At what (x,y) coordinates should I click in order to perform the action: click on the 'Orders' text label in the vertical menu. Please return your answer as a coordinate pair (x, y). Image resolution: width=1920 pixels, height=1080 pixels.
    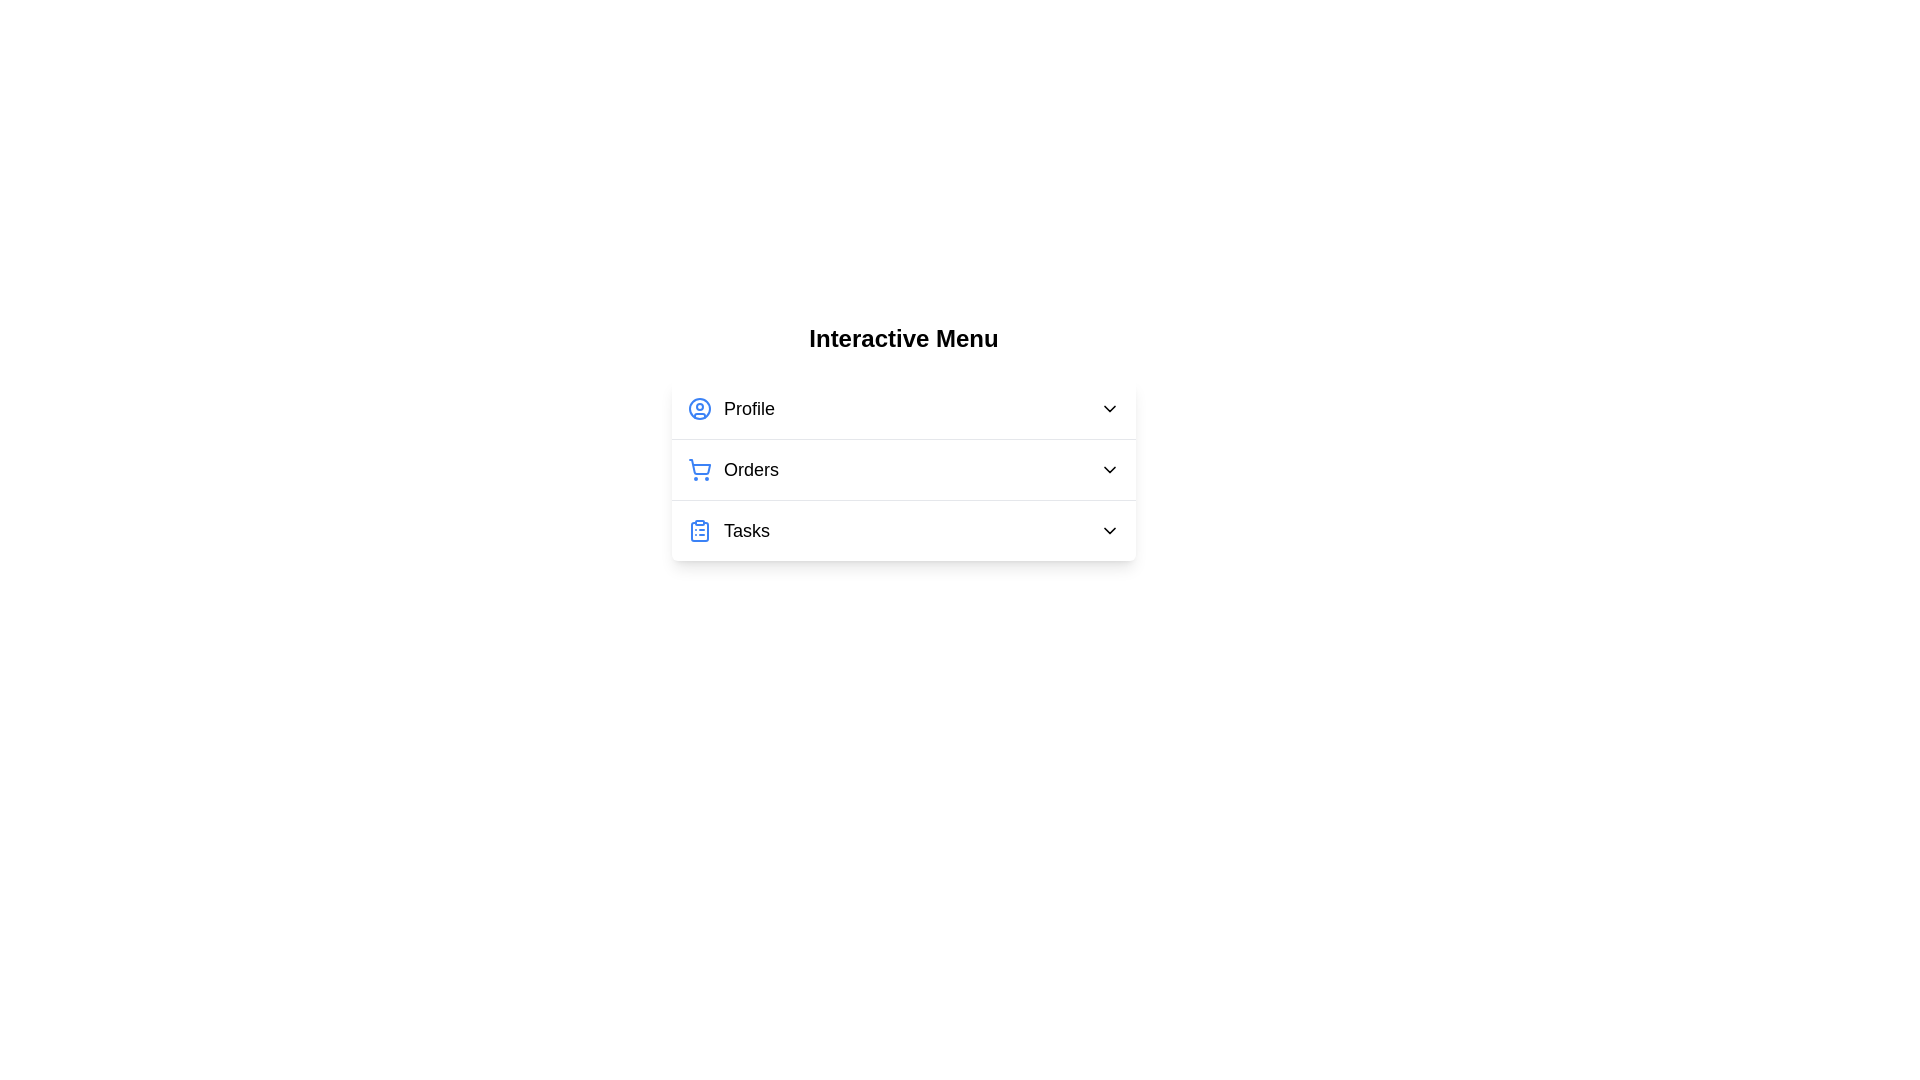
    Looking at the image, I should click on (732, 470).